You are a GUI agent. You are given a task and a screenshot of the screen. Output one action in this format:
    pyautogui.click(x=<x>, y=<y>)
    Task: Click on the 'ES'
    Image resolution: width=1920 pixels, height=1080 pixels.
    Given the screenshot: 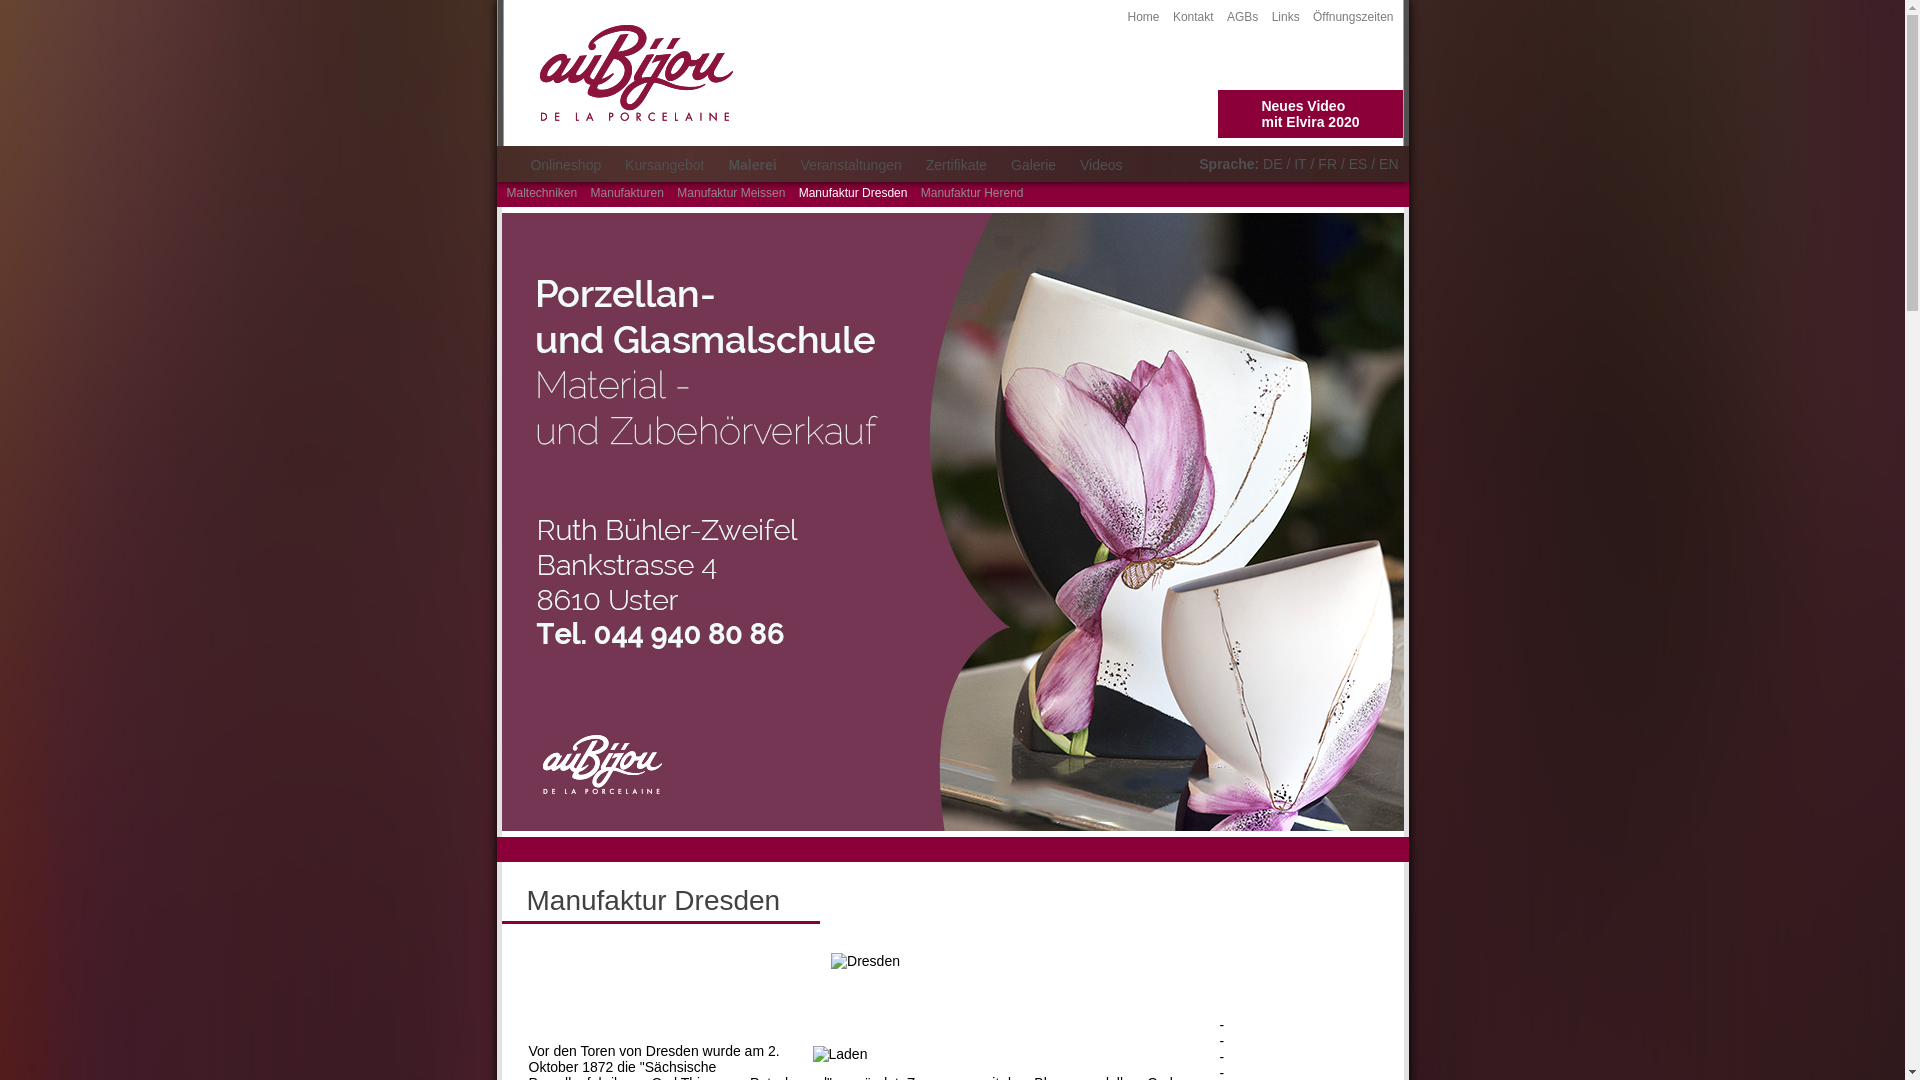 What is the action you would take?
    pyautogui.click(x=1358, y=163)
    